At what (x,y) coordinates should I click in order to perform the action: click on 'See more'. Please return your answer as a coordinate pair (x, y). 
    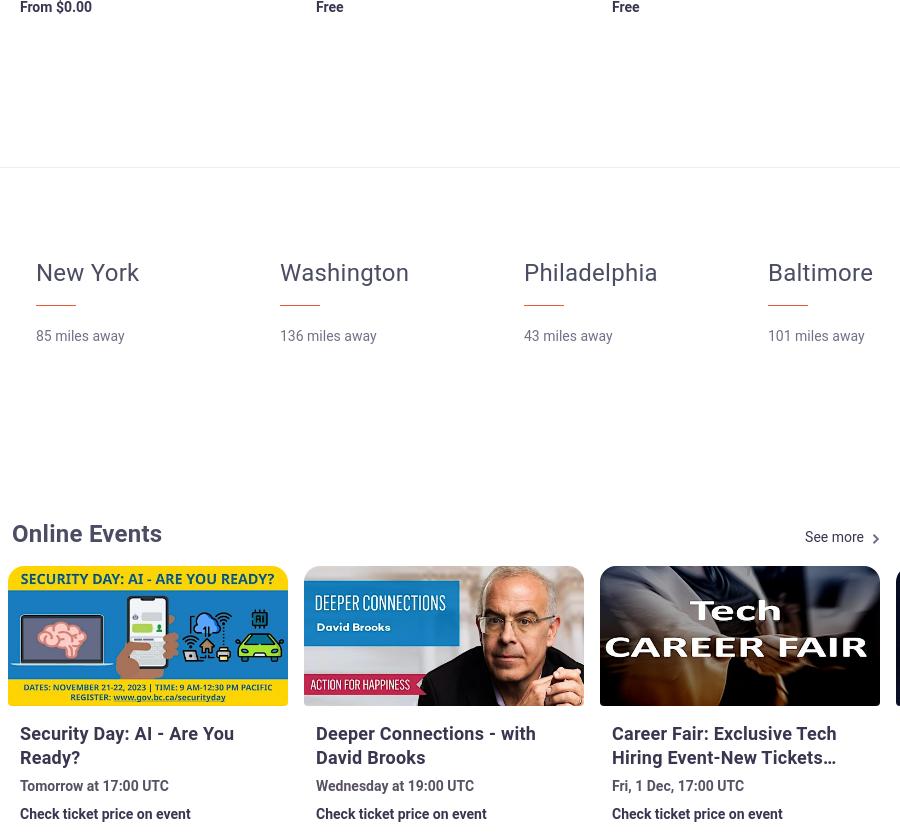
    Looking at the image, I should click on (834, 536).